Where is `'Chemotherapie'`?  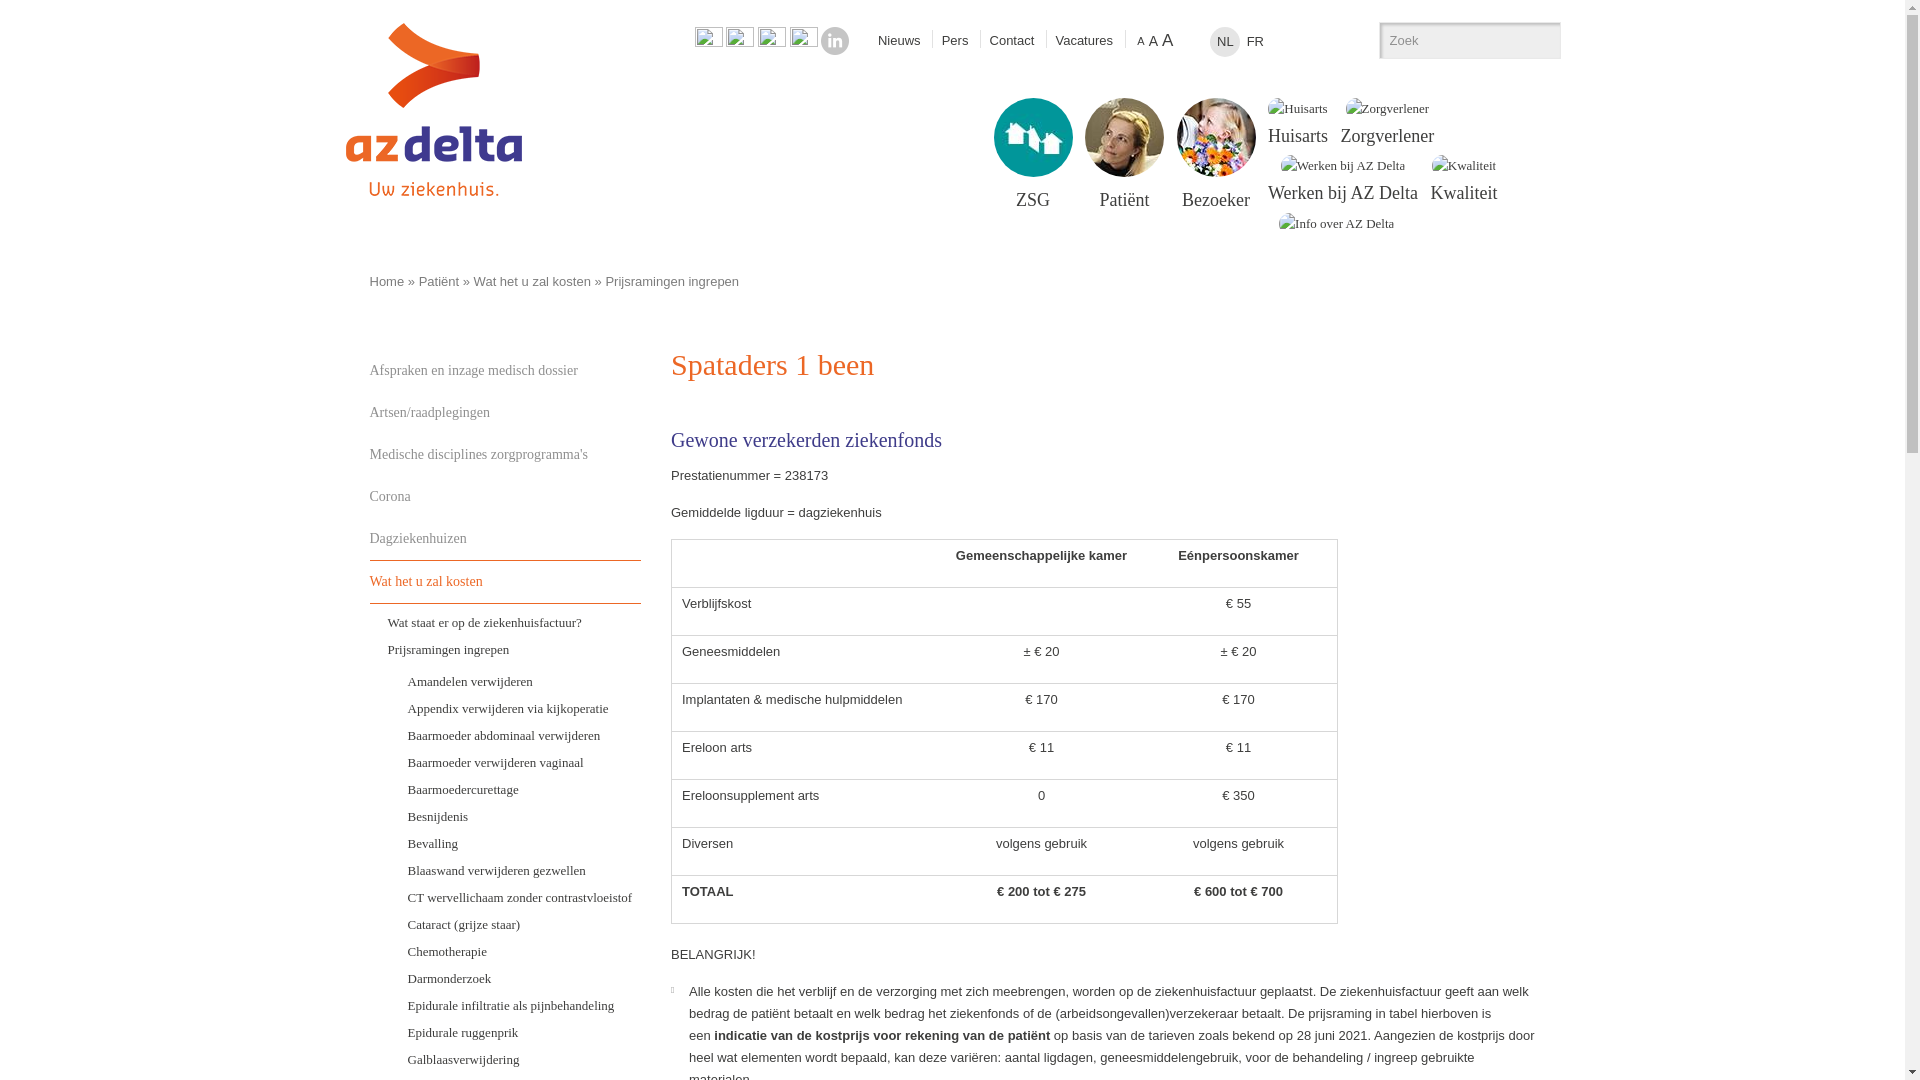 'Chemotherapie' is located at coordinates (515, 950).